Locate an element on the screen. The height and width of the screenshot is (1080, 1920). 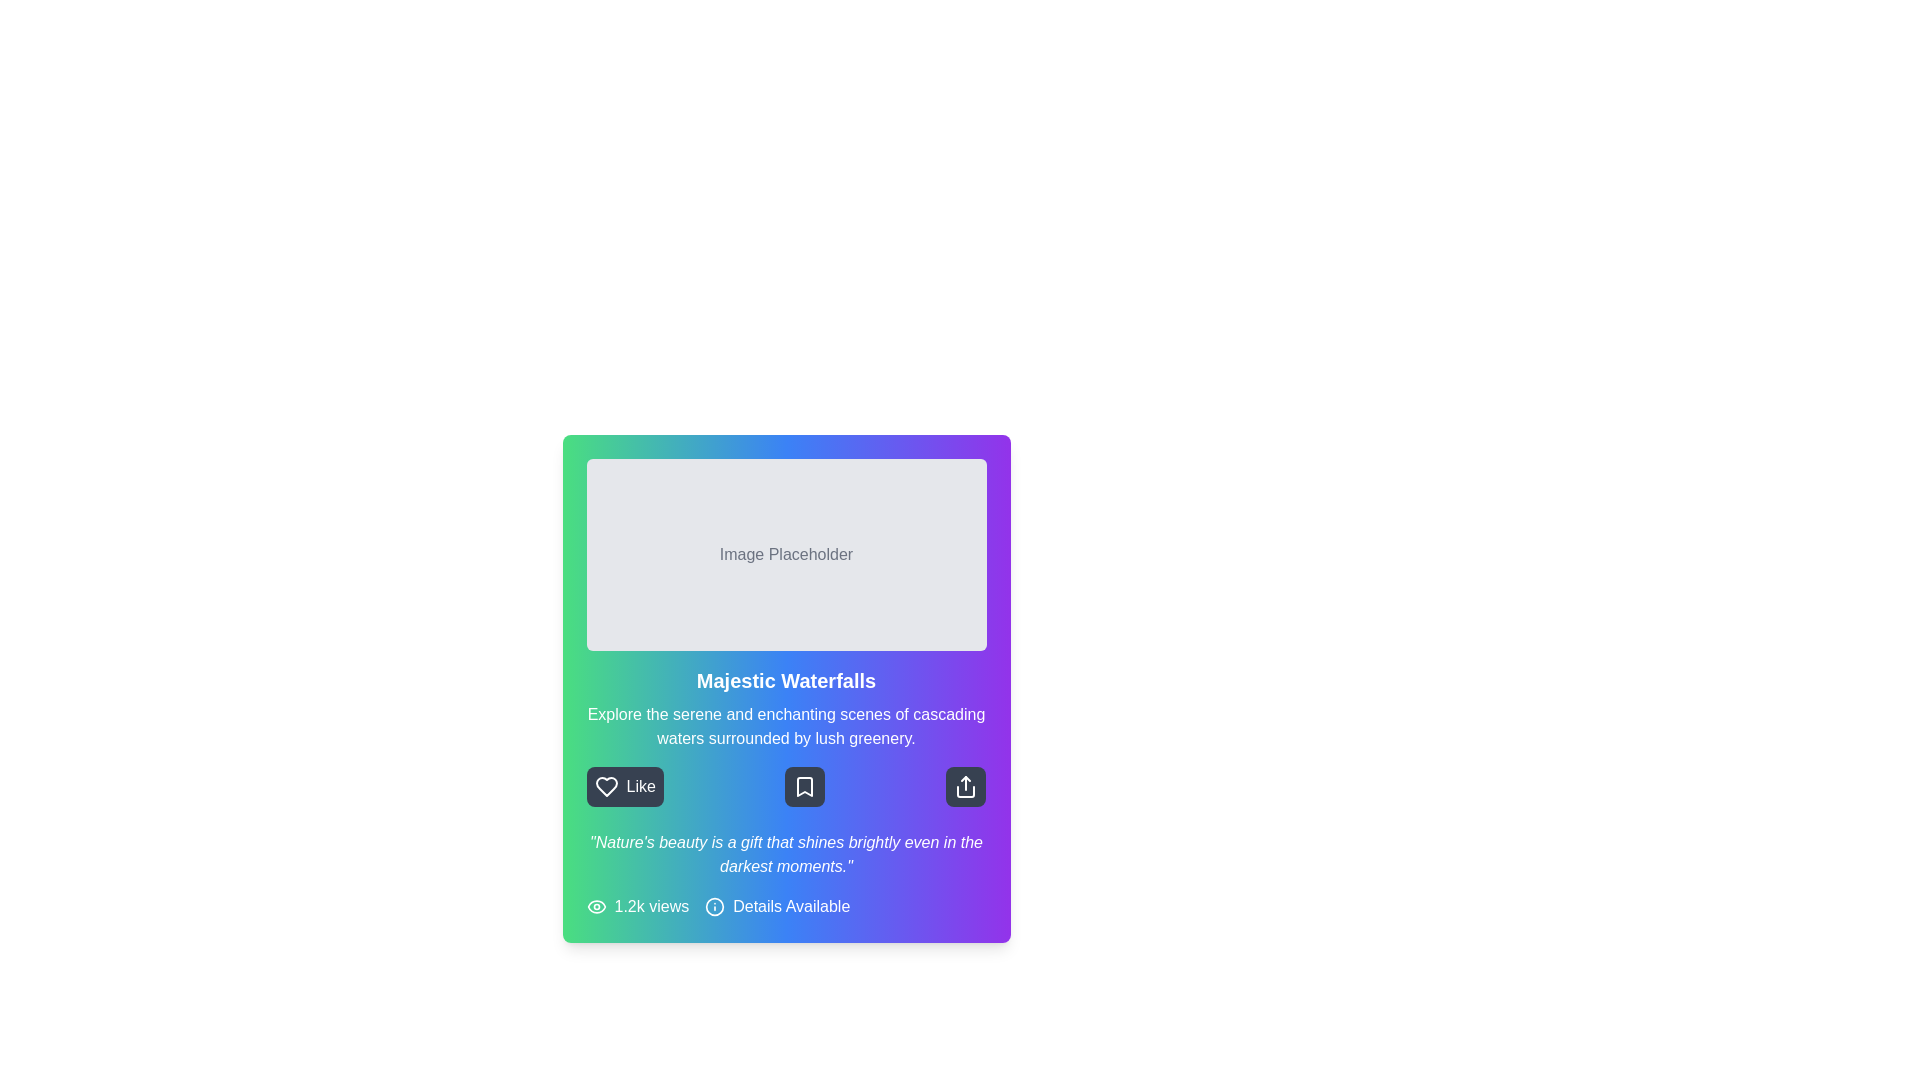
the small, square button with rounded corners that has a dark gray background and a white bookmark icon is located at coordinates (805, 785).